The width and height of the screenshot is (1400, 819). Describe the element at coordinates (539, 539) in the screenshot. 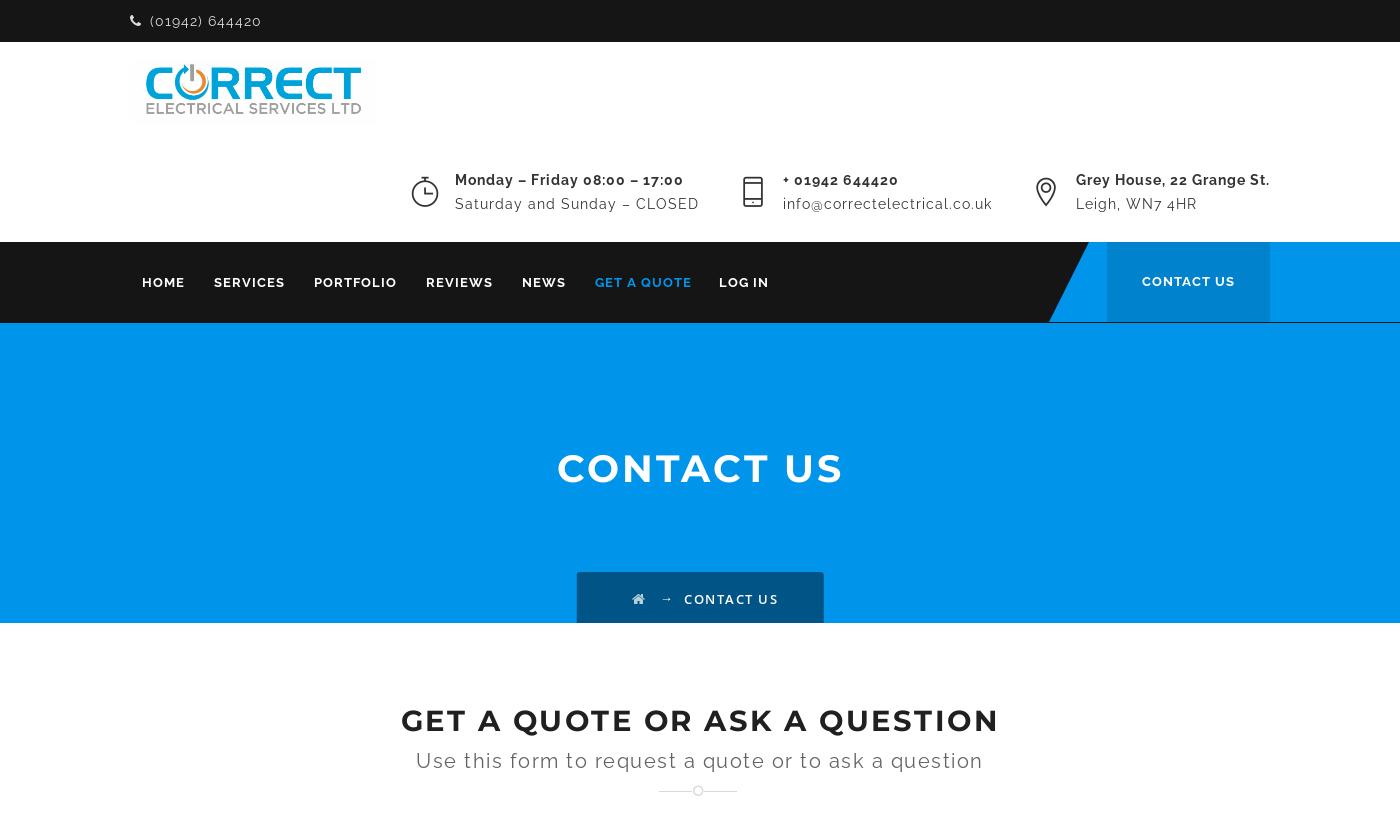

I see `'Lighting'` at that location.